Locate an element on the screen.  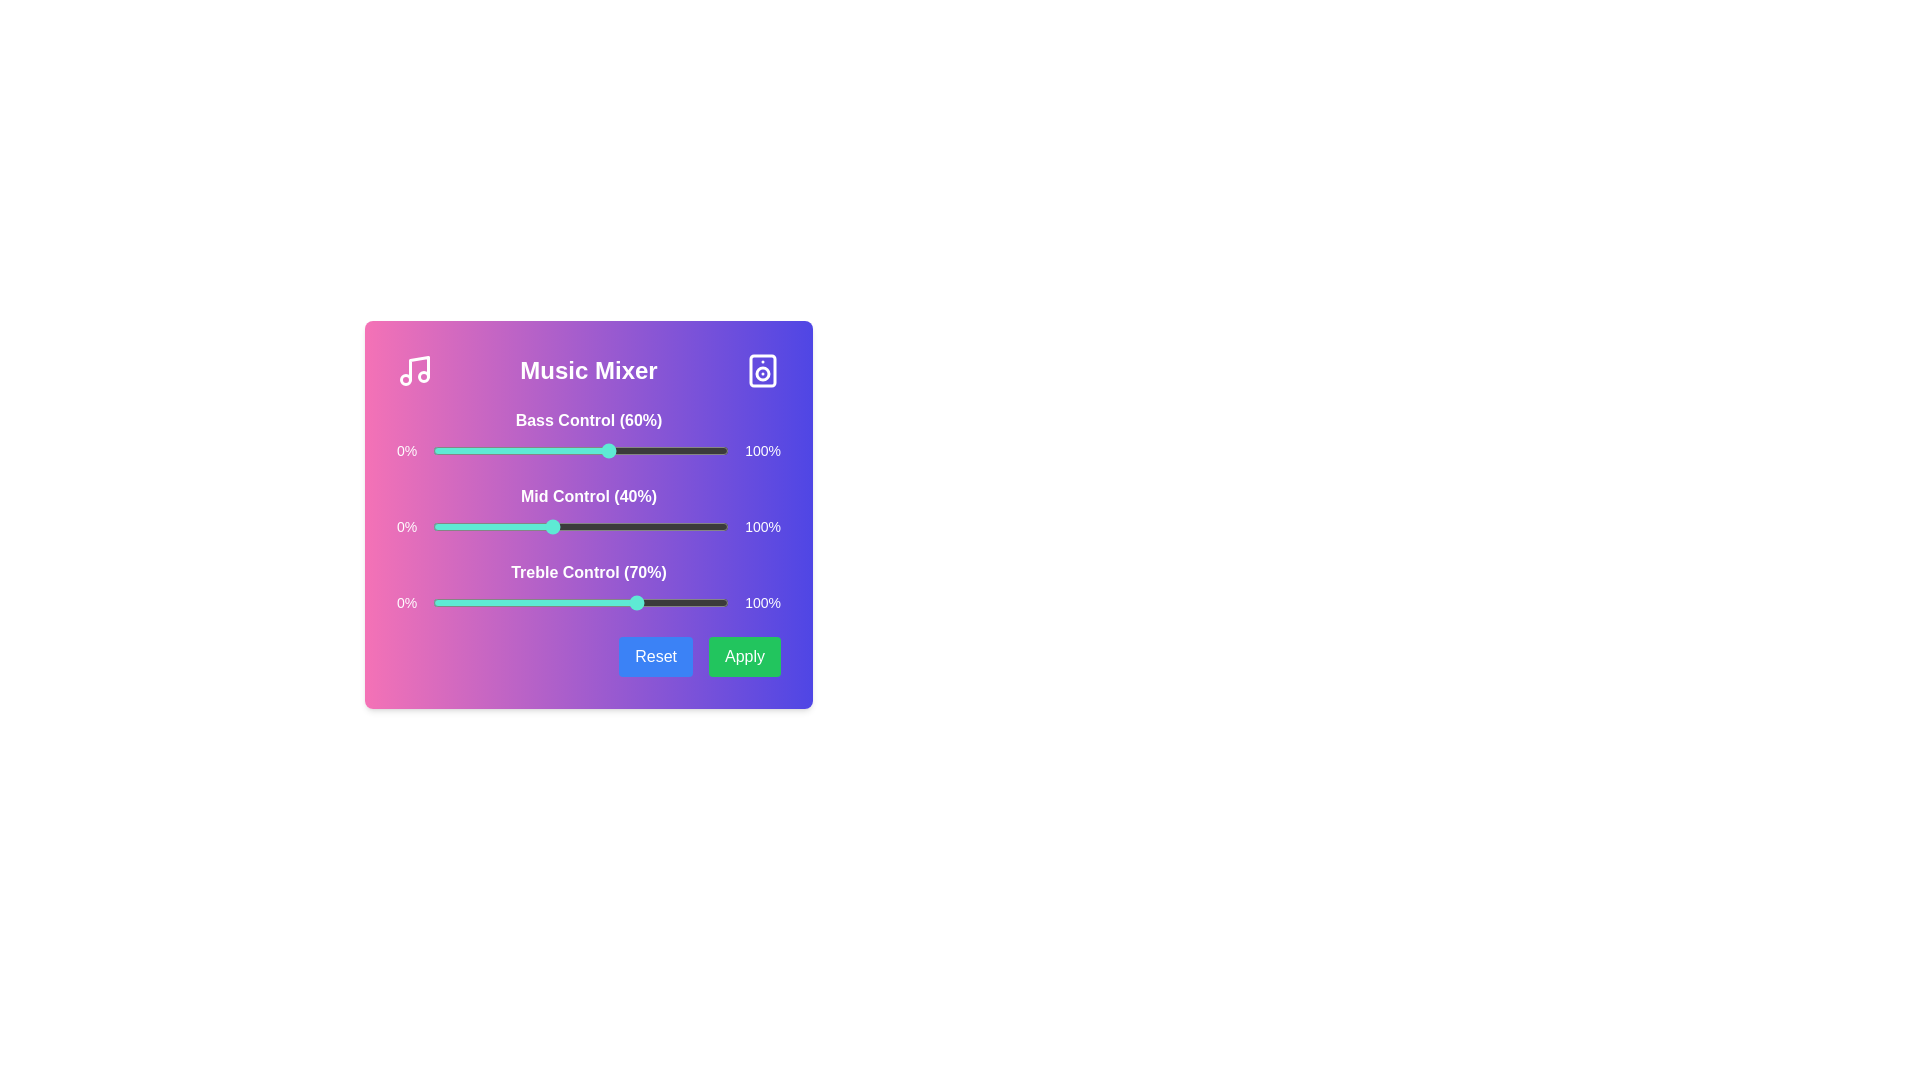
the mid control slider to 66% is located at coordinates (627, 526).